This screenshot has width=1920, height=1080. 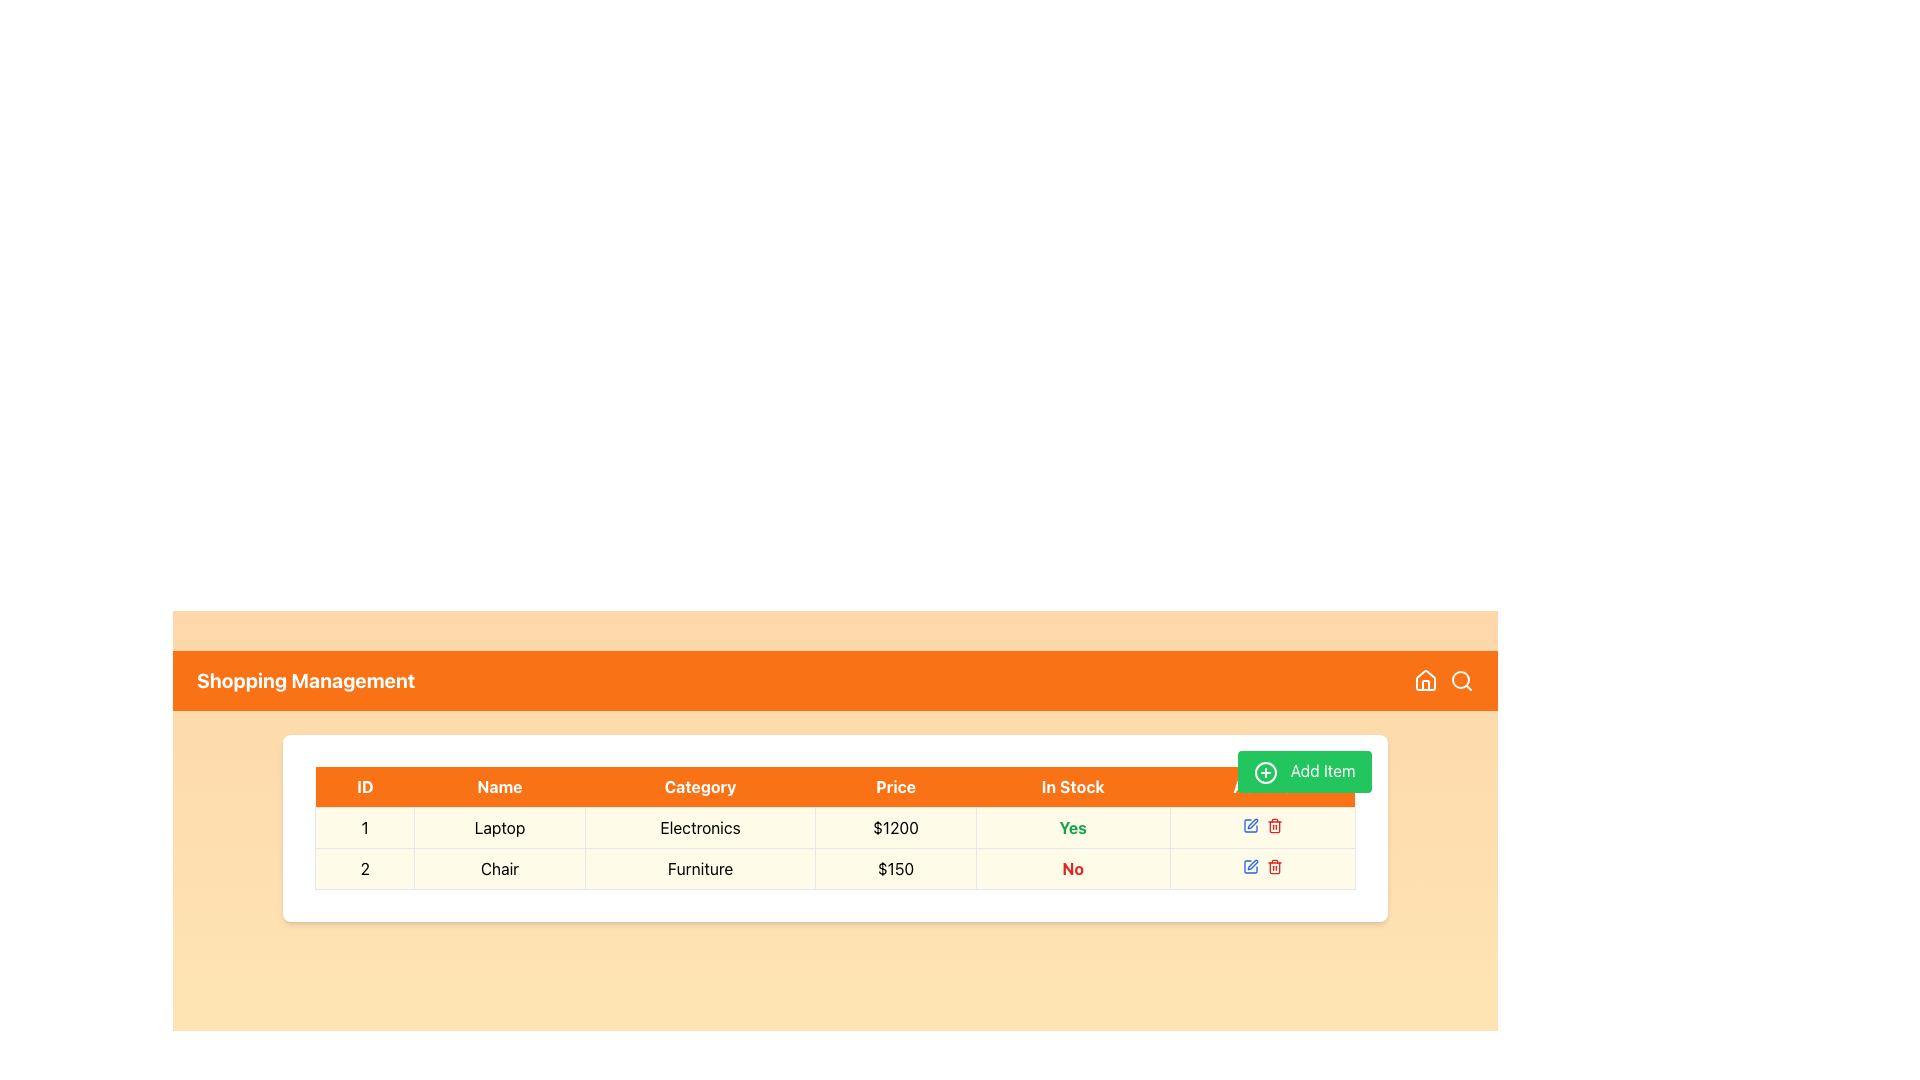 What do you see at coordinates (895, 867) in the screenshot?
I see `the text component displaying the price '$150' in black font, located in the fourth column of the second row of the table` at bounding box center [895, 867].